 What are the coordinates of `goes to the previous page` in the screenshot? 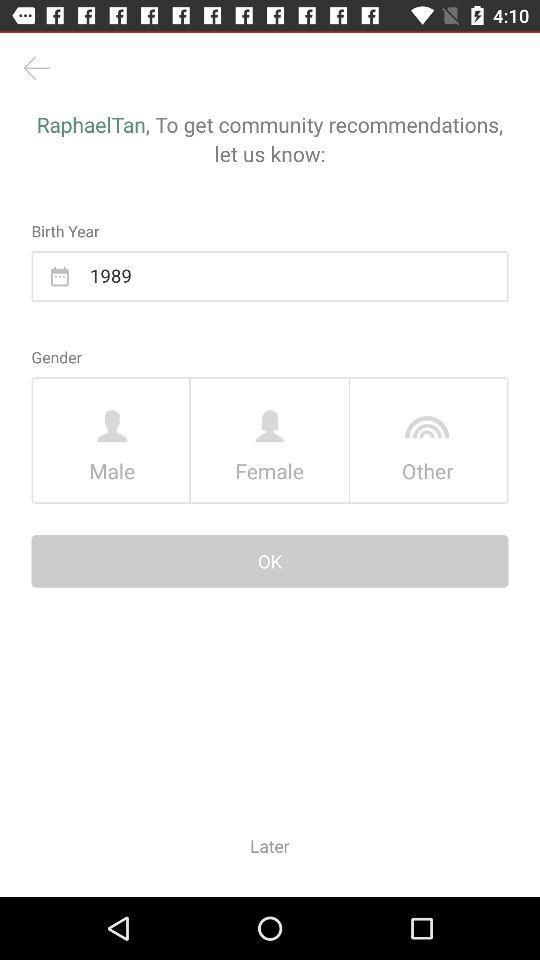 It's located at (36, 68).